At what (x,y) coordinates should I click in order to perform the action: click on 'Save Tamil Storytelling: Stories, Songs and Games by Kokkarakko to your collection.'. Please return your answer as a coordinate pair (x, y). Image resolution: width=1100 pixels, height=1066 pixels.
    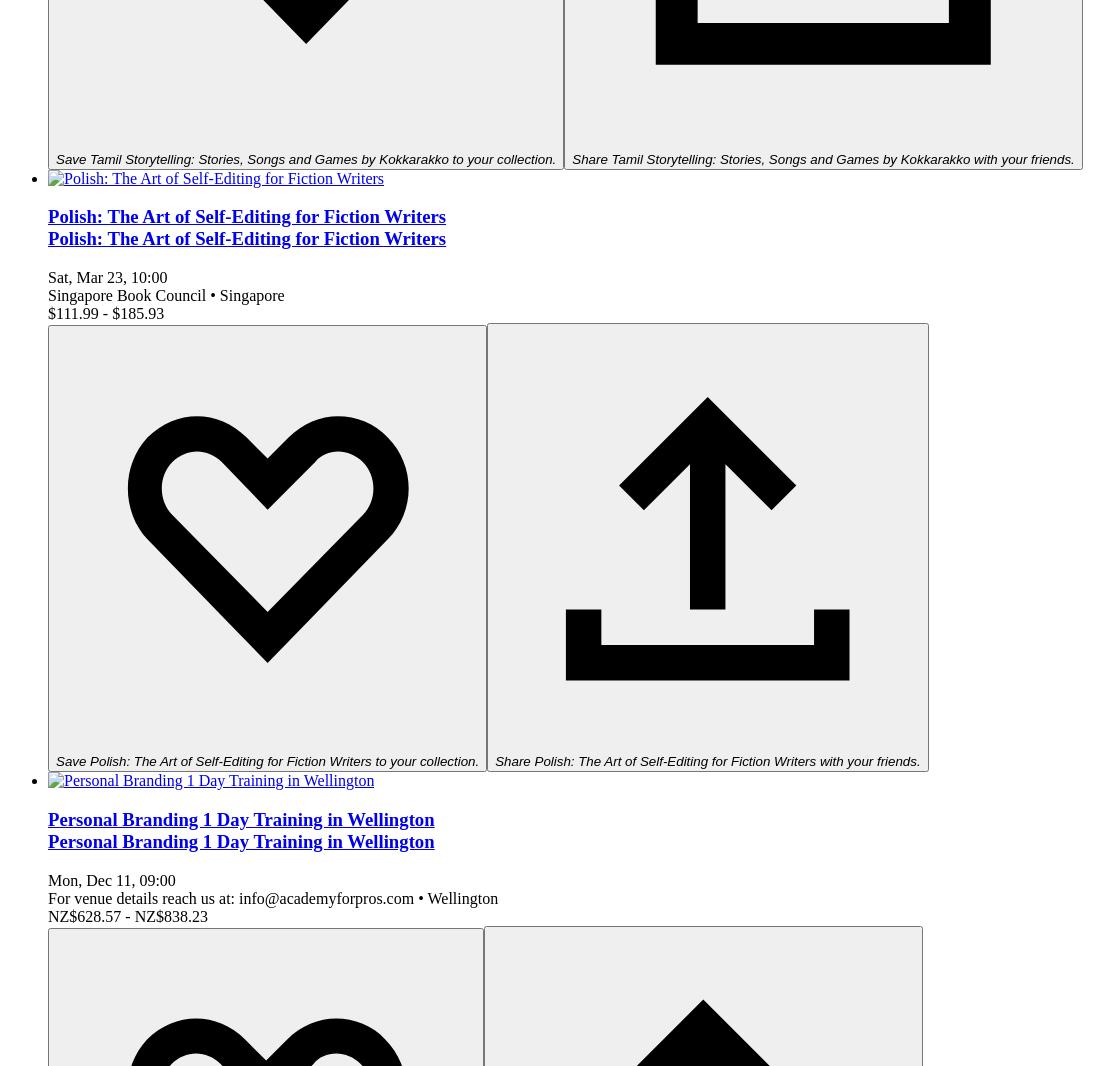
    Looking at the image, I should click on (305, 157).